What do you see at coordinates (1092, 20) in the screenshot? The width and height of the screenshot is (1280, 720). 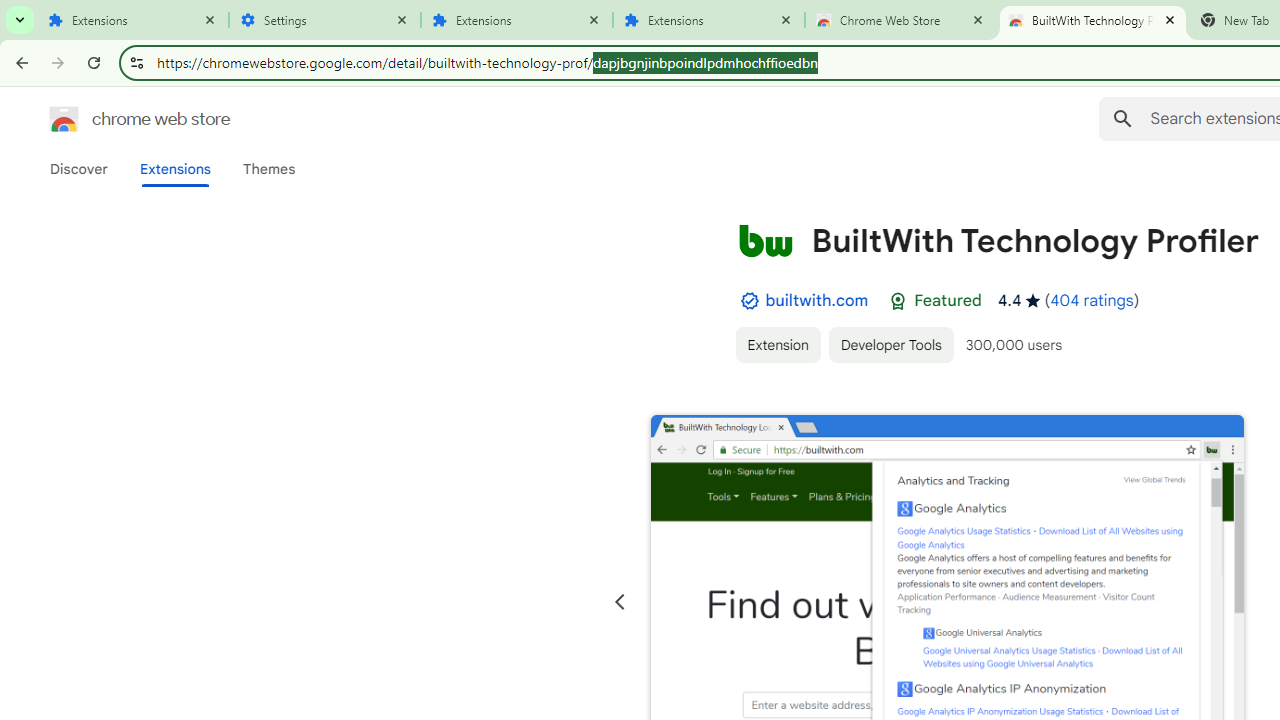 I see `'BuiltWith Technology Profiler - Chrome Web Store'` at bounding box center [1092, 20].